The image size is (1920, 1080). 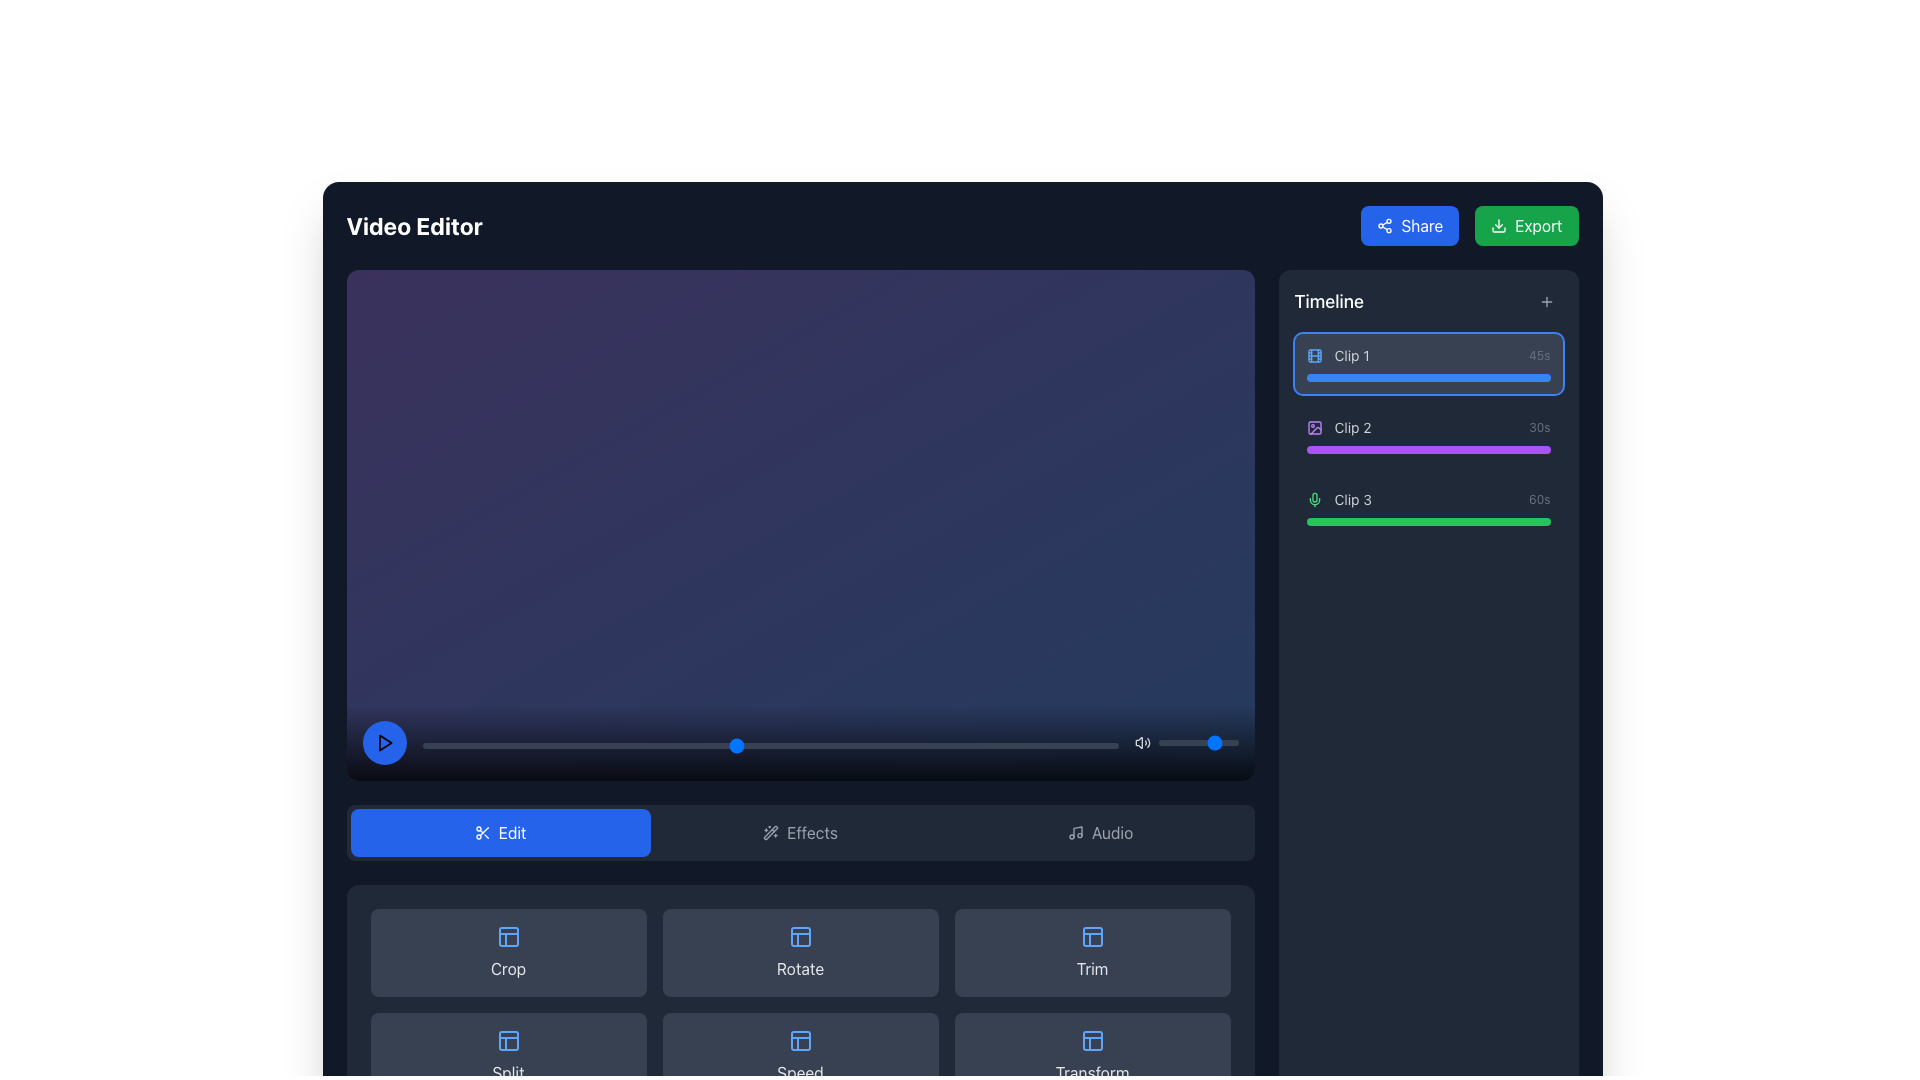 What do you see at coordinates (1427, 507) in the screenshot?
I see `the media clip indicator labeled 'Clip 3'` at bounding box center [1427, 507].